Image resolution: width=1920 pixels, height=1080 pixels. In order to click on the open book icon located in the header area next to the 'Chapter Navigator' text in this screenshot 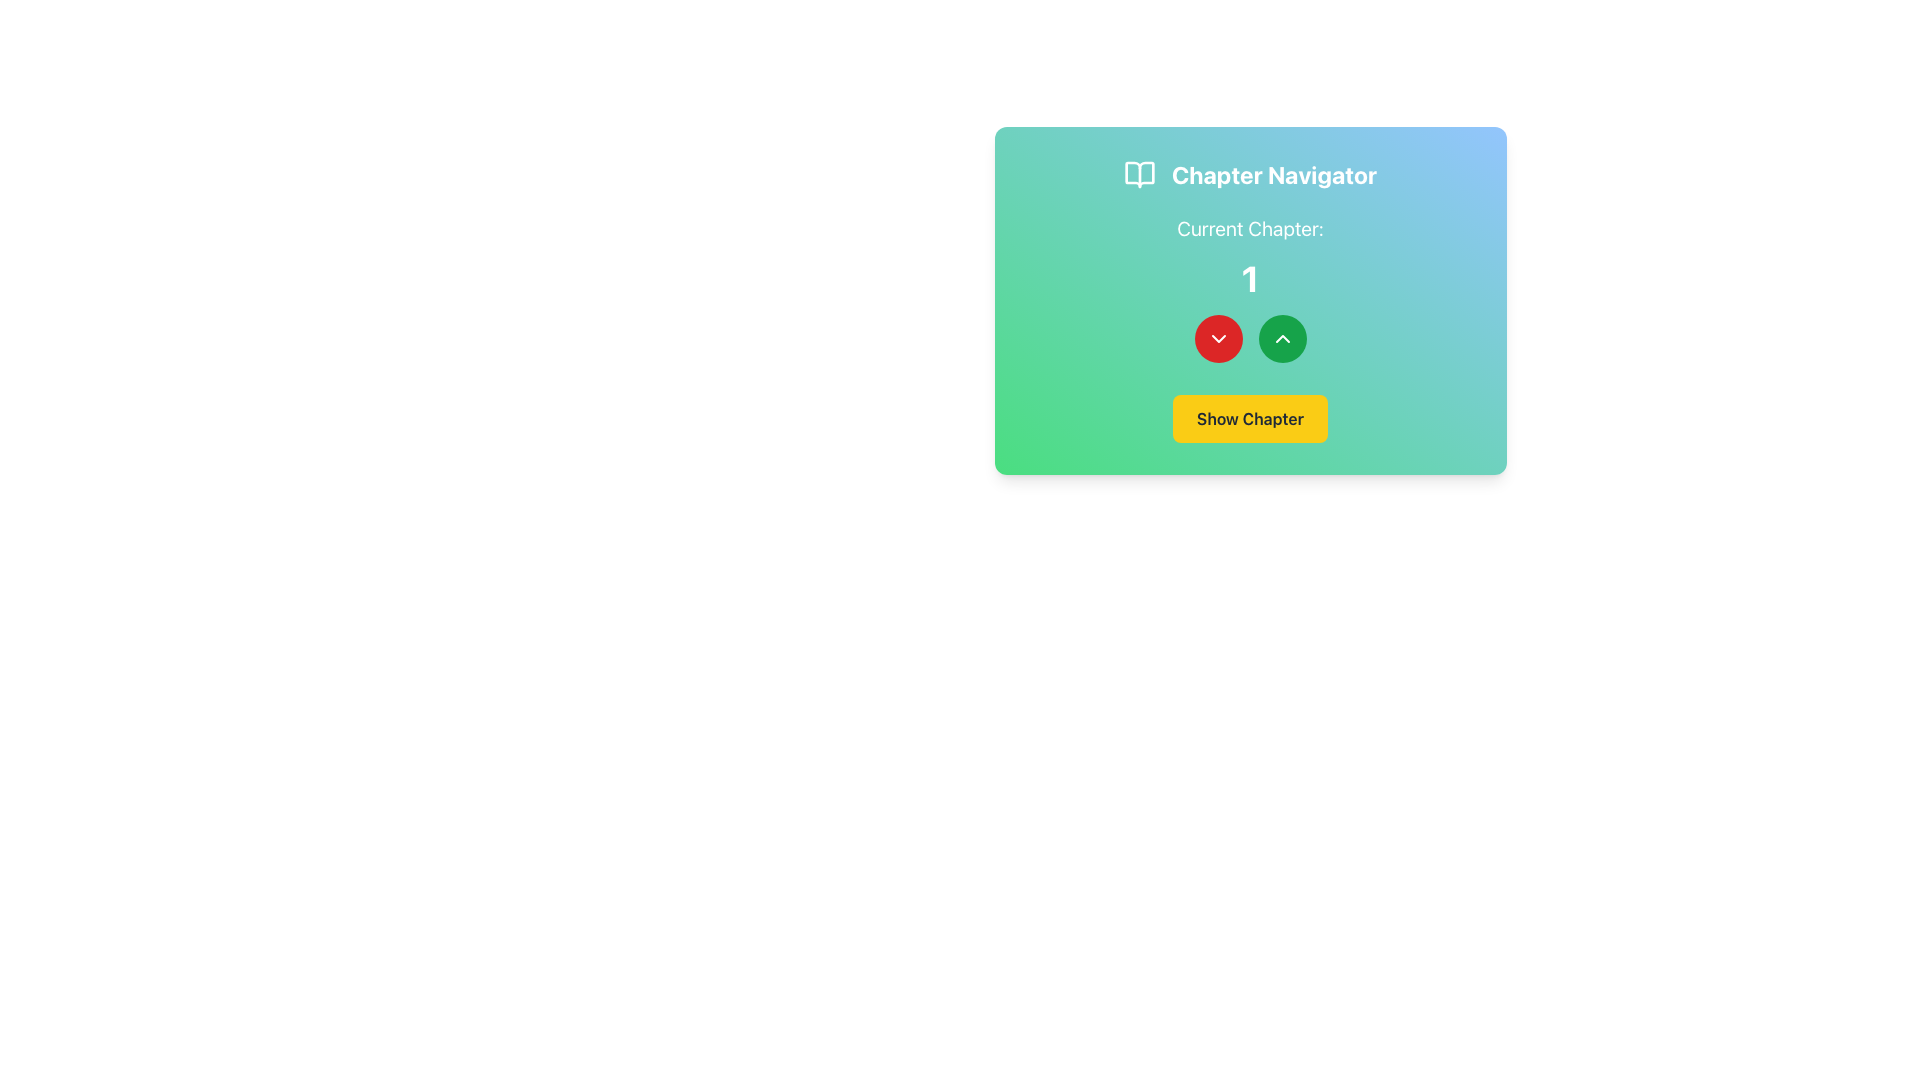, I will do `click(1139, 173)`.